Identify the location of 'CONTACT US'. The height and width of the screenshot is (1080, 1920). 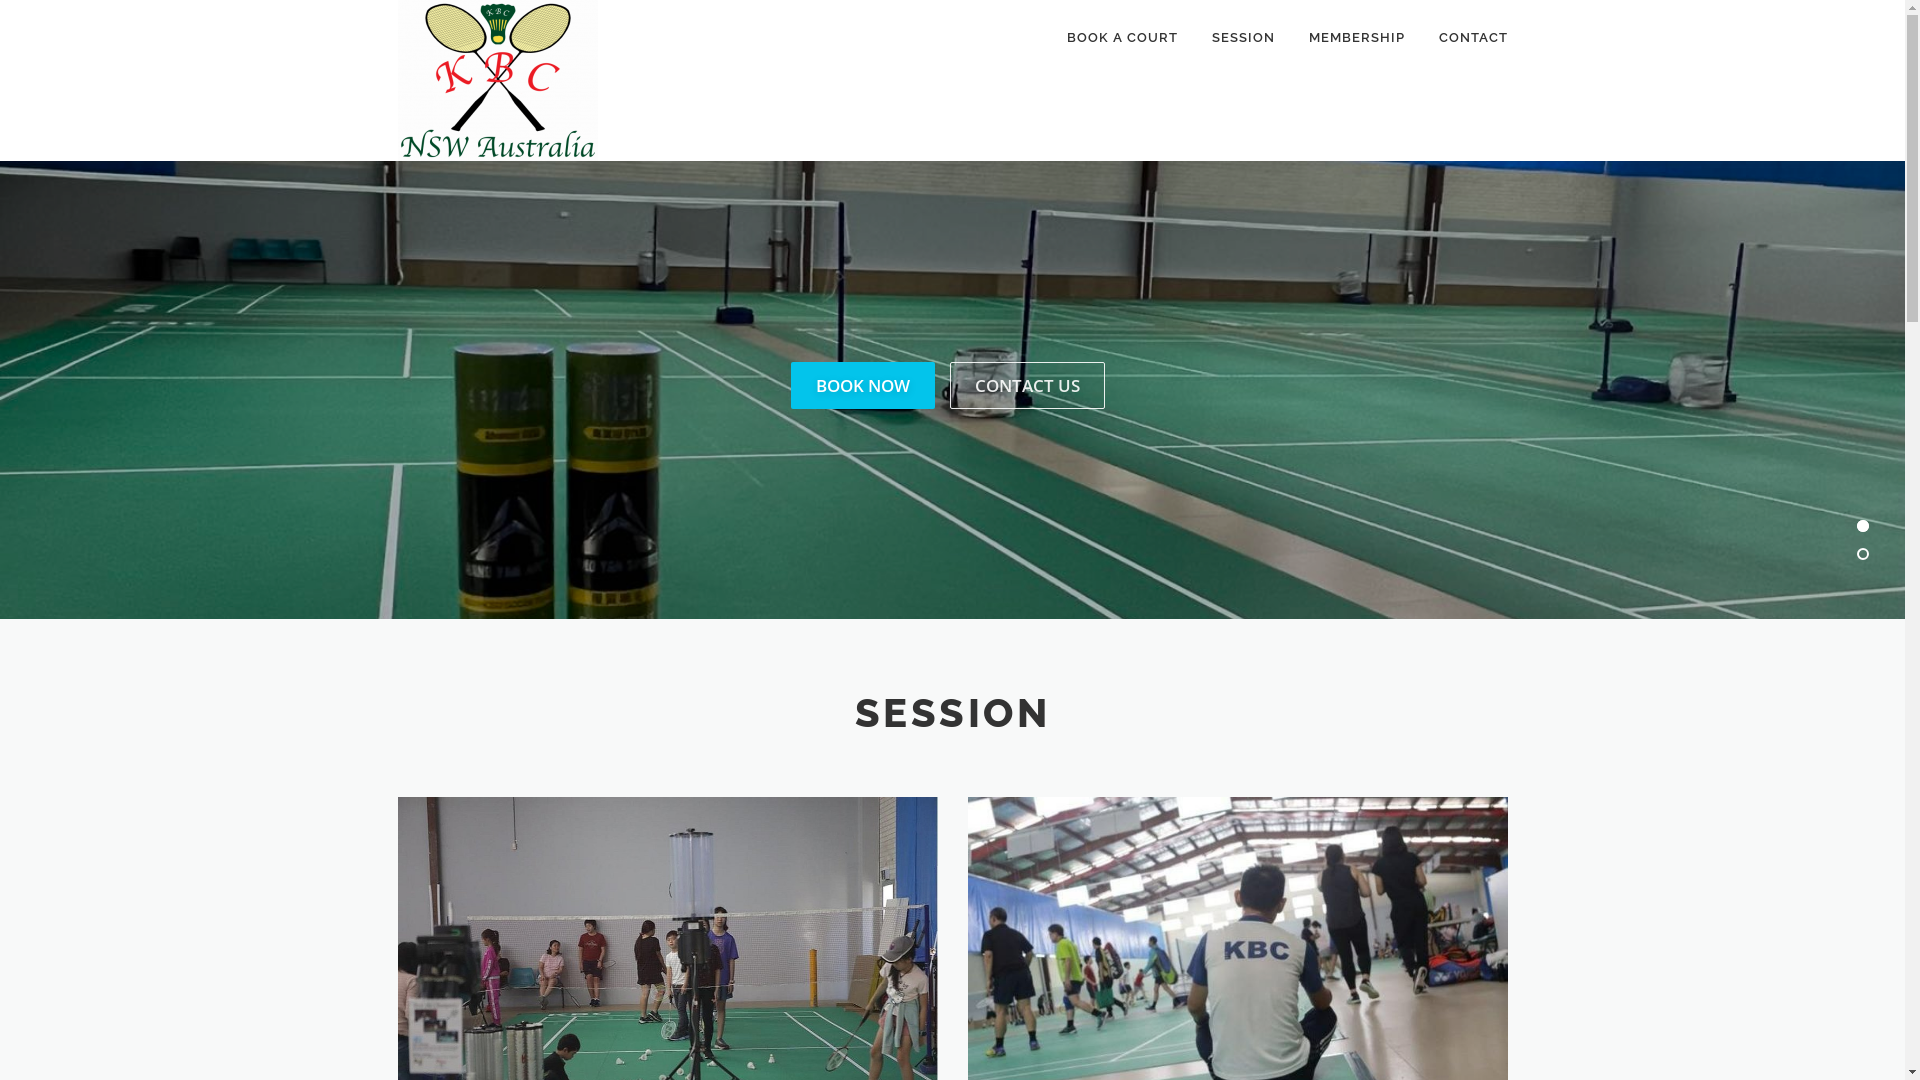
(949, 385).